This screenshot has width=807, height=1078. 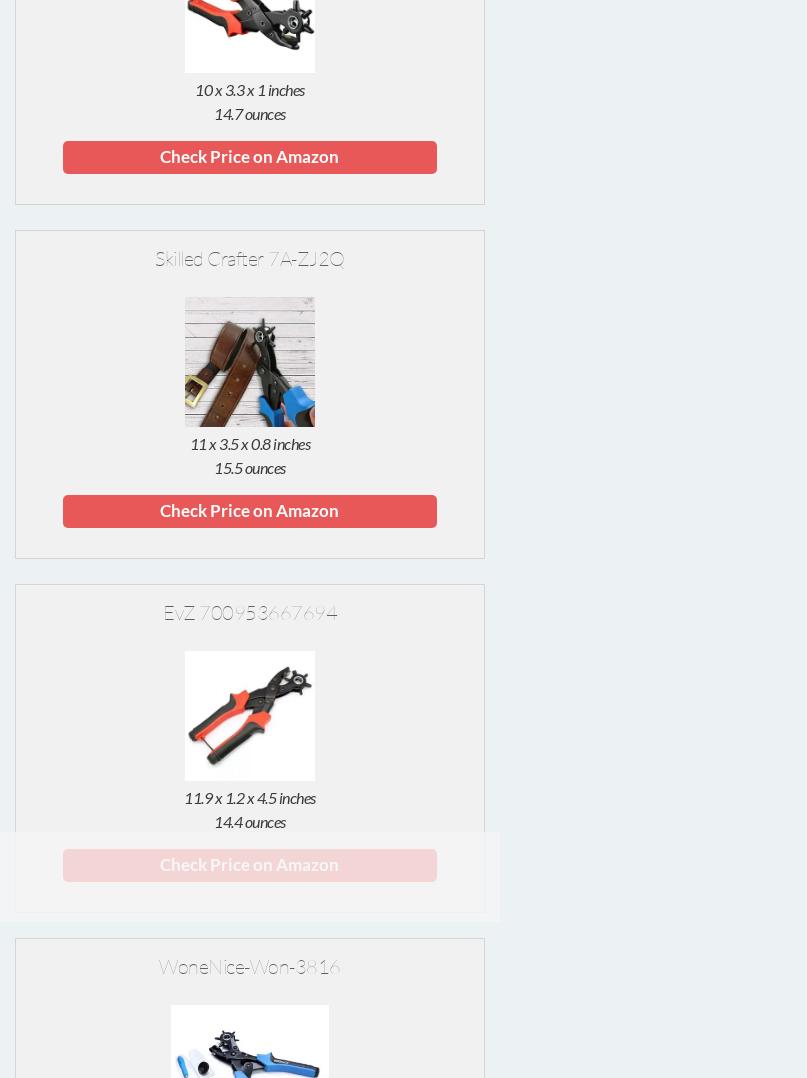 What do you see at coordinates (248, 257) in the screenshot?
I see `'Skilled Crafter 7A-ZJ2Q'` at bounding box center [248, 257].